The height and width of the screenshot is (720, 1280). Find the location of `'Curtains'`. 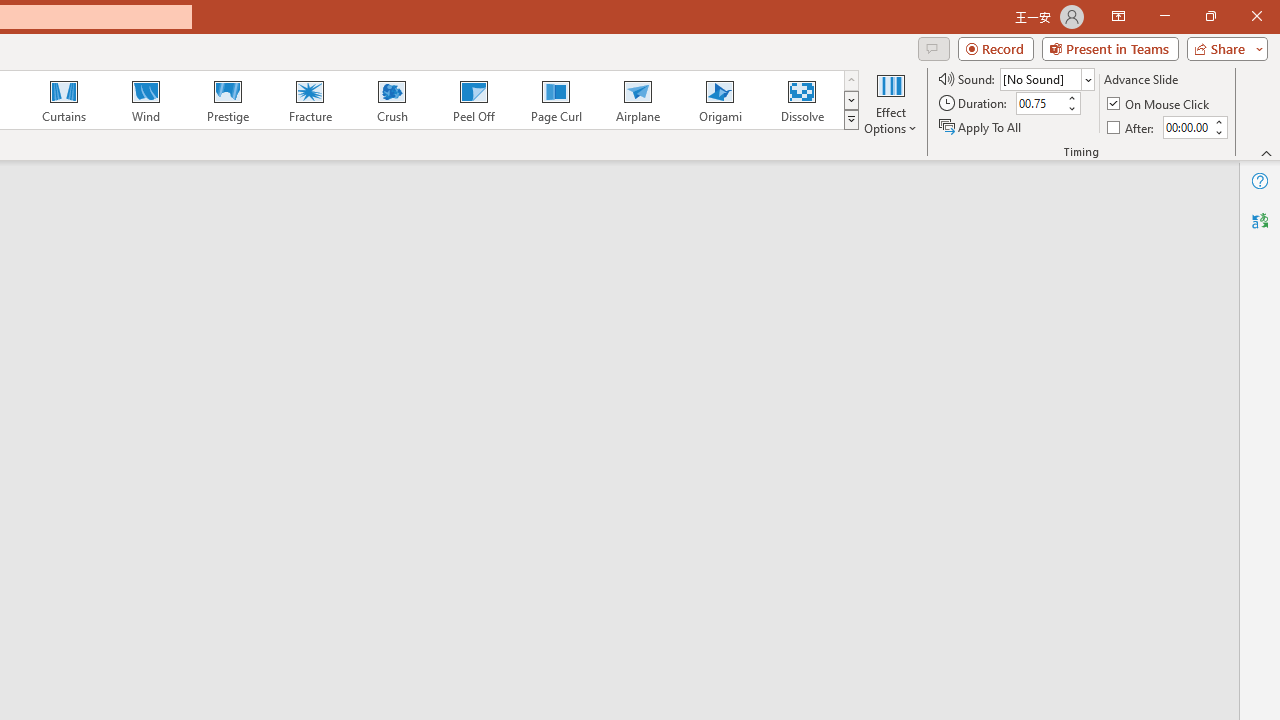

'Curtains' is located at coordinates (64, 100).